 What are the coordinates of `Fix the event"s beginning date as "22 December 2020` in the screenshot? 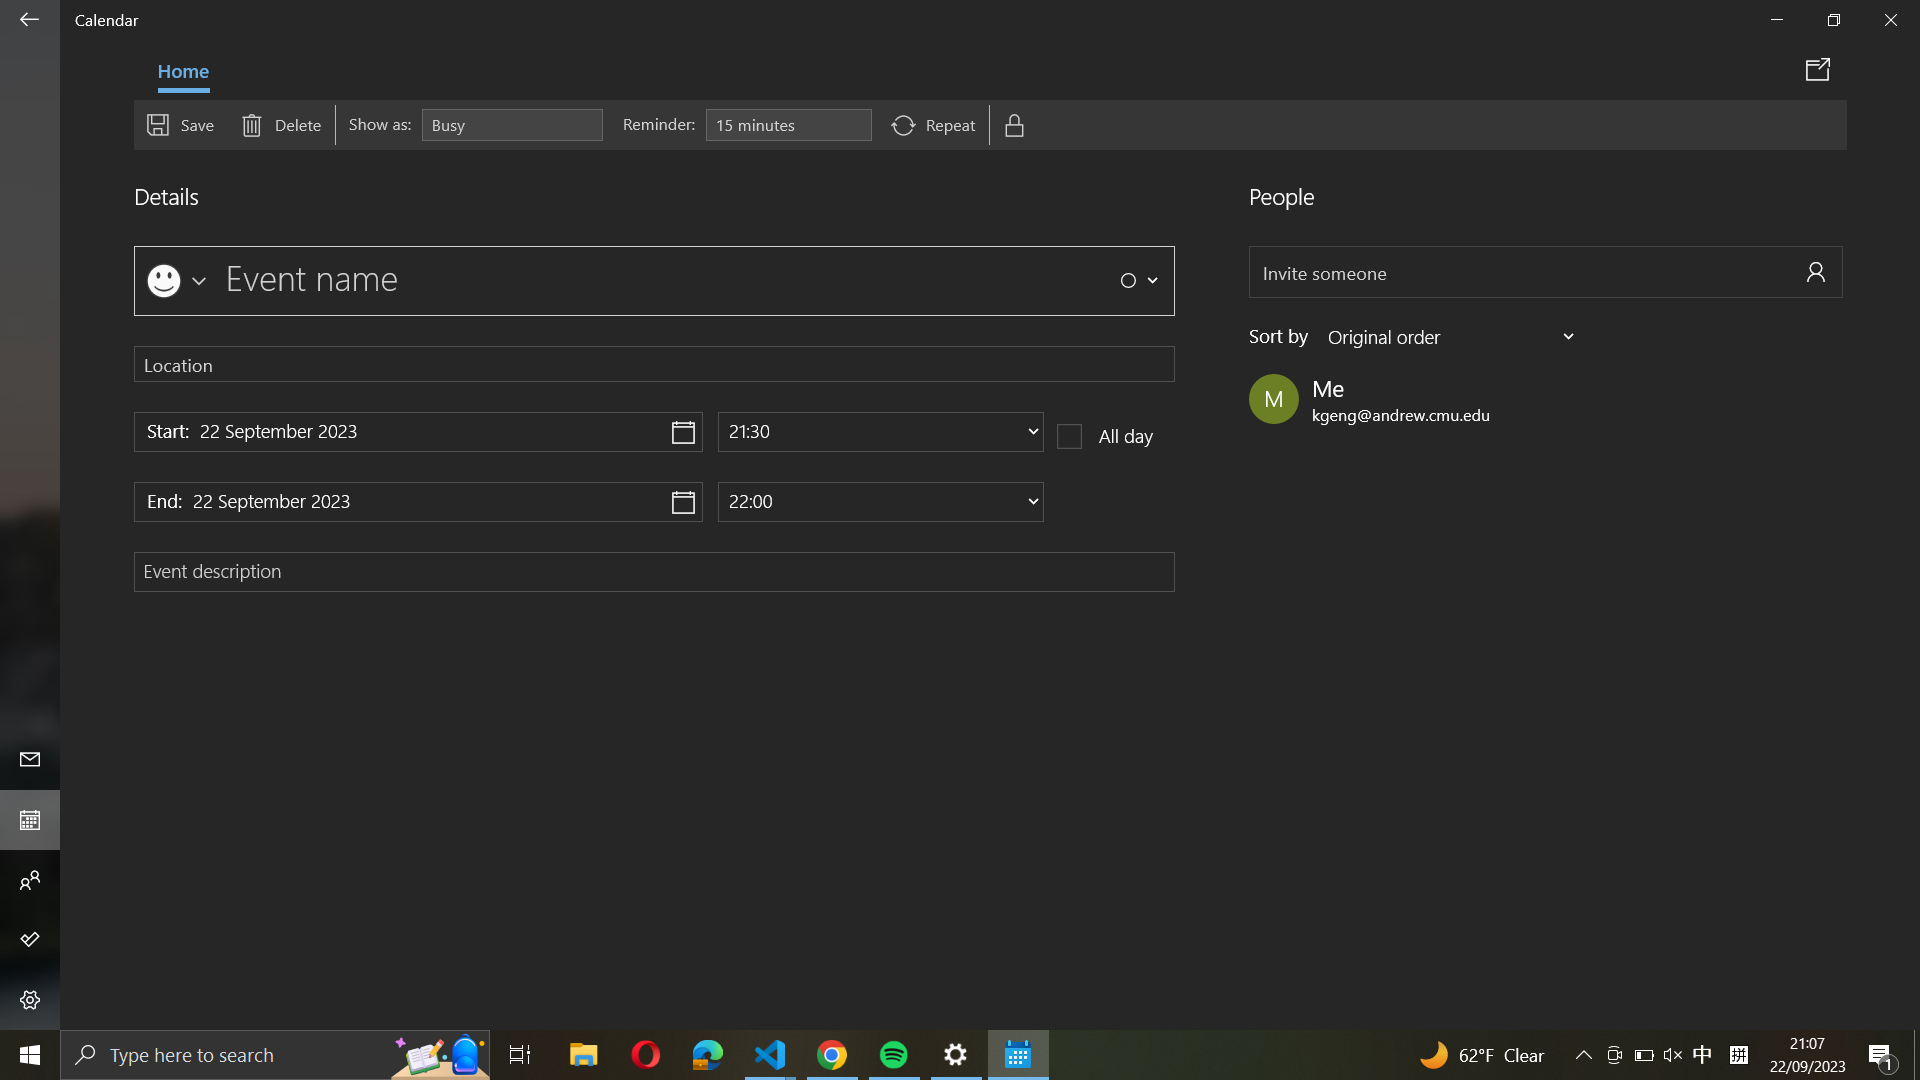 It's located at (417, 431).